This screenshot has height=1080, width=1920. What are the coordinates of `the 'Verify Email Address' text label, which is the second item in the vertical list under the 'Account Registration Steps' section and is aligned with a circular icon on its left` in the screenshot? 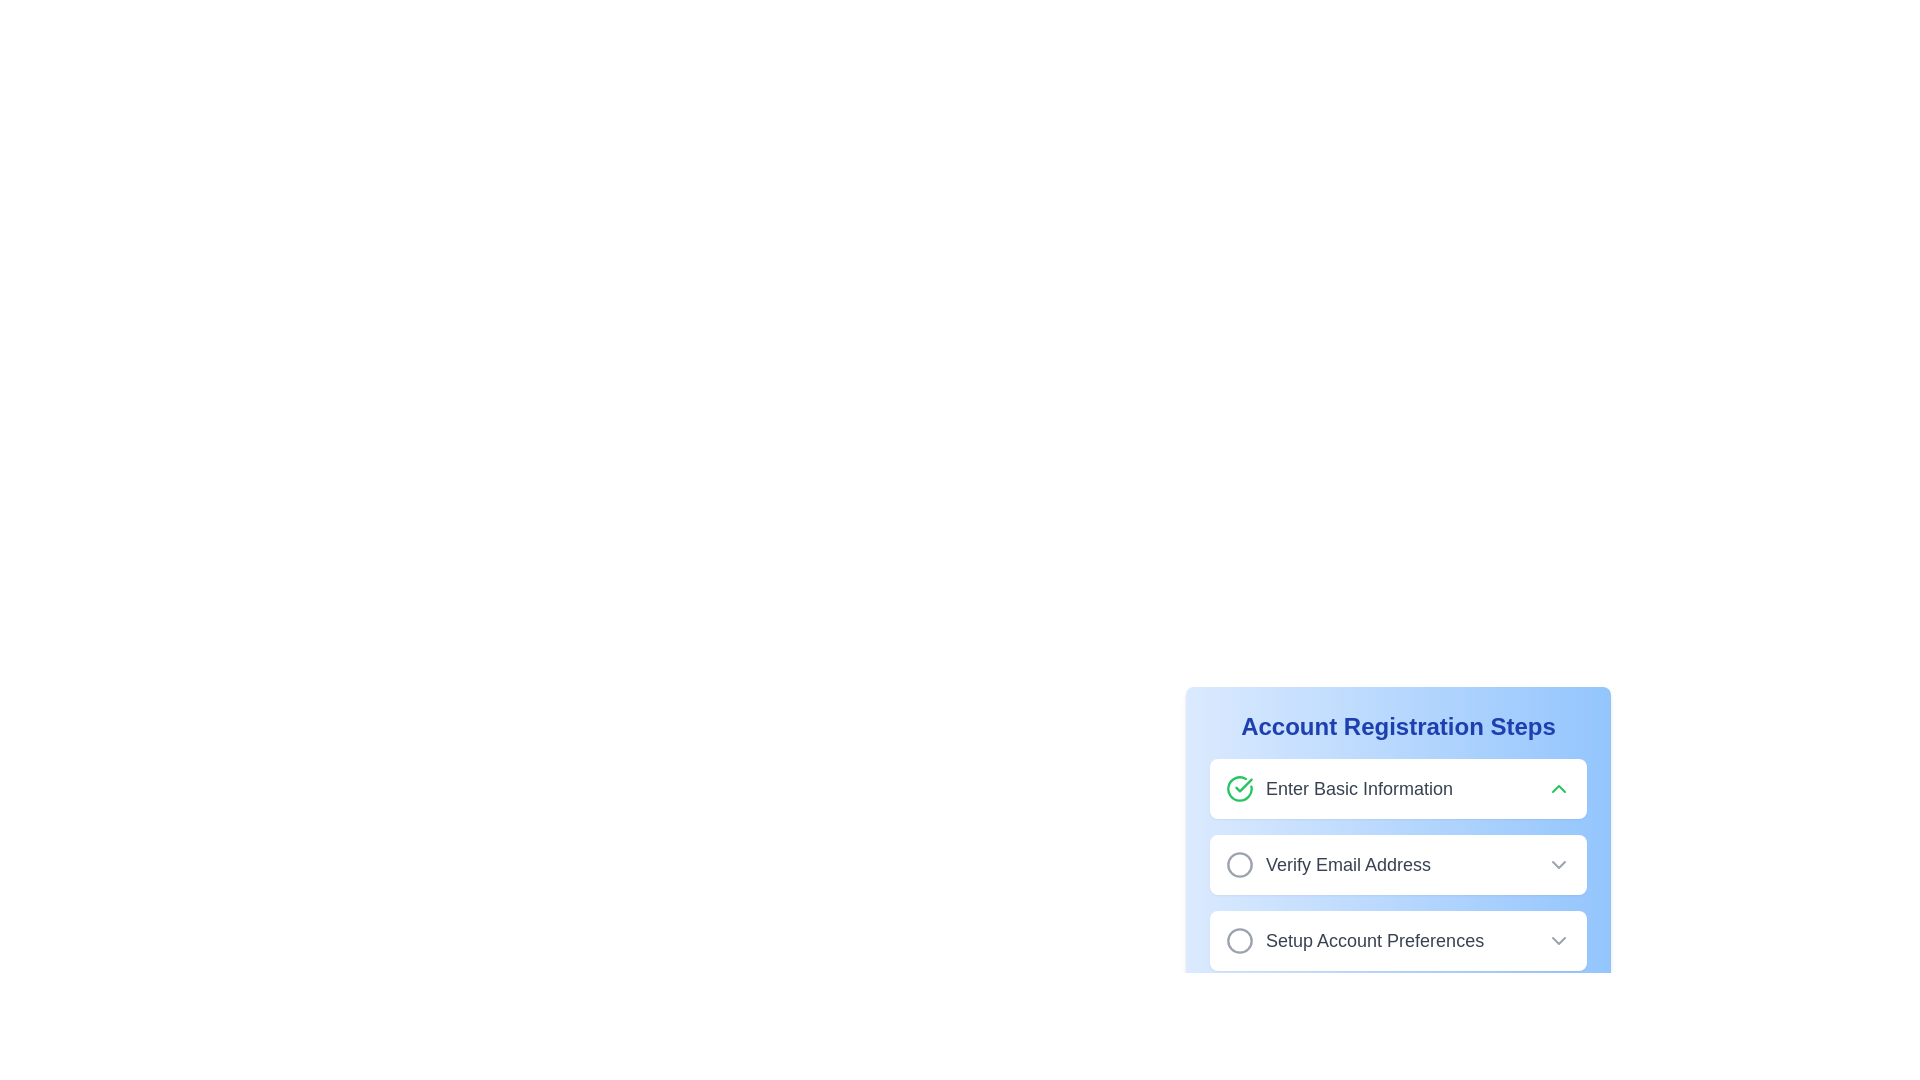 It's located at (1348, 863).